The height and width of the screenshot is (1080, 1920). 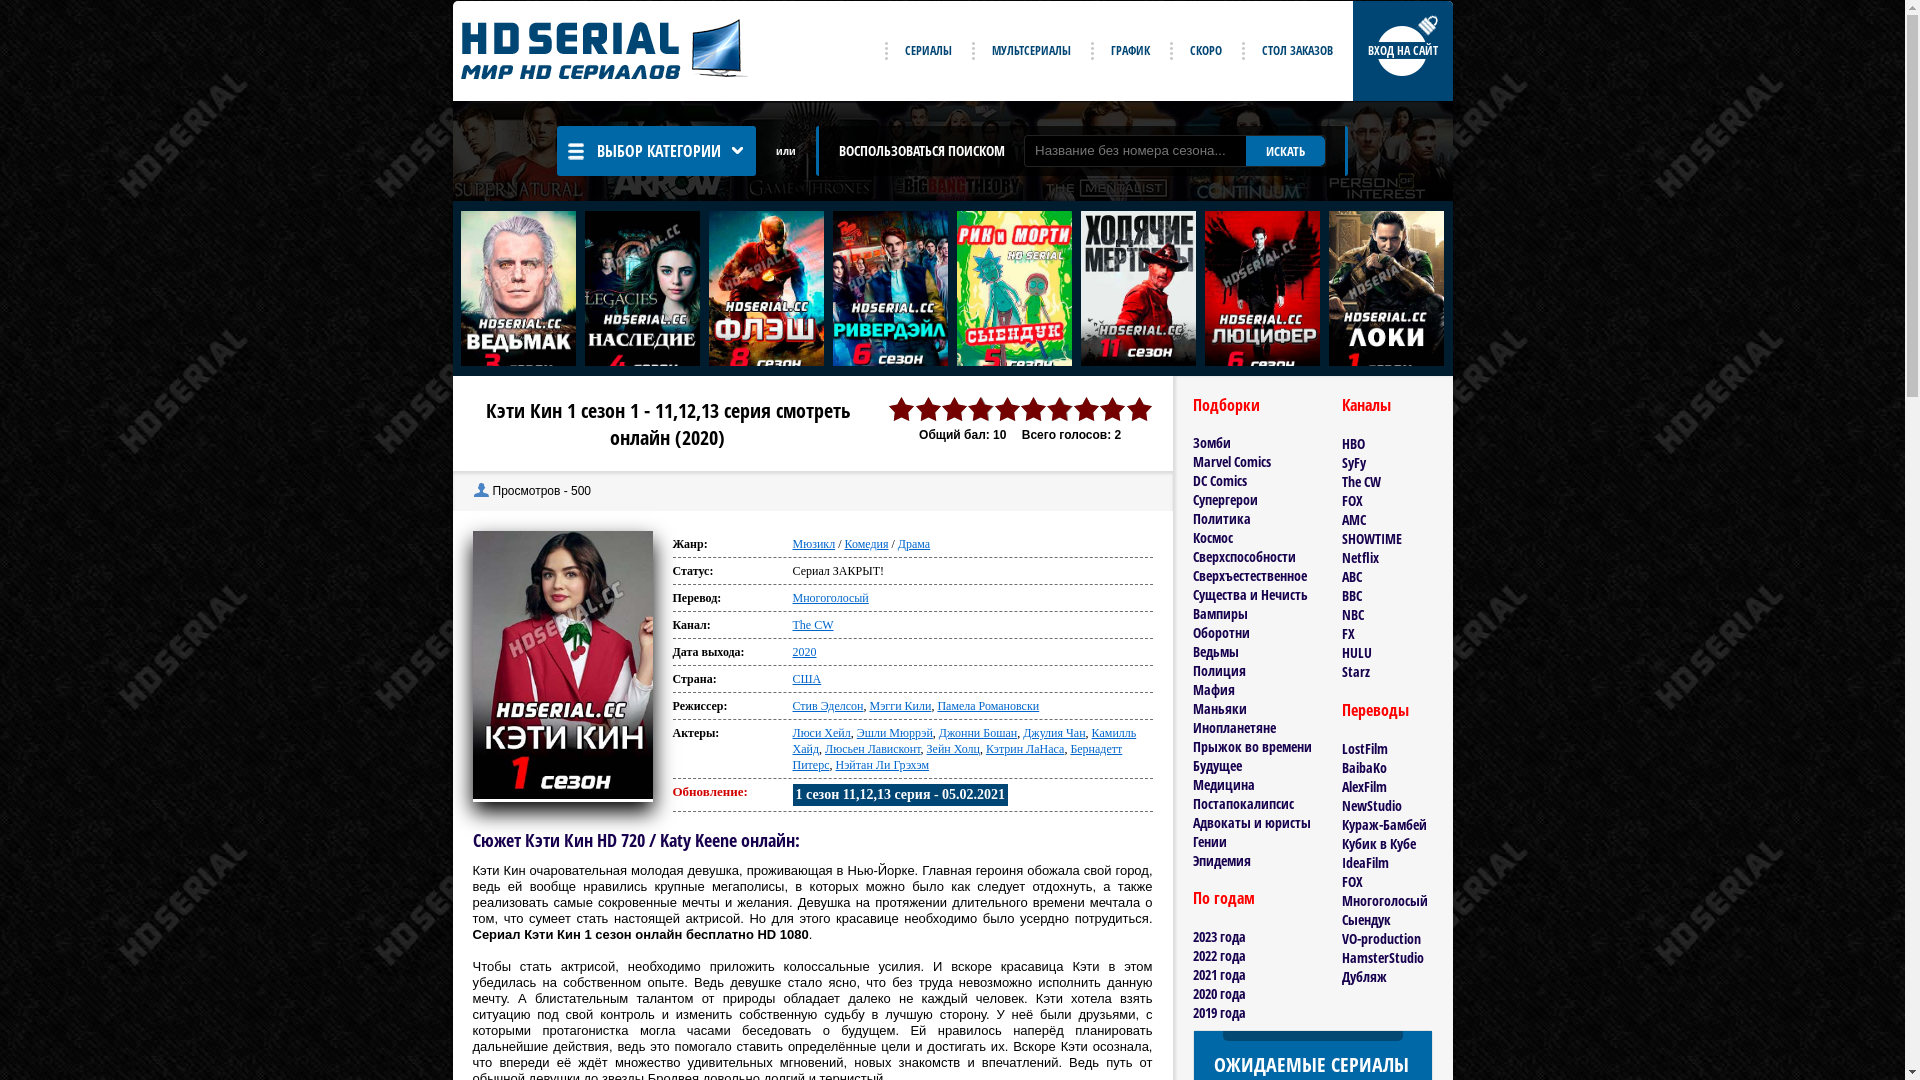 I want to click on 'Marvel Comics', so click(x=1229, y=461).